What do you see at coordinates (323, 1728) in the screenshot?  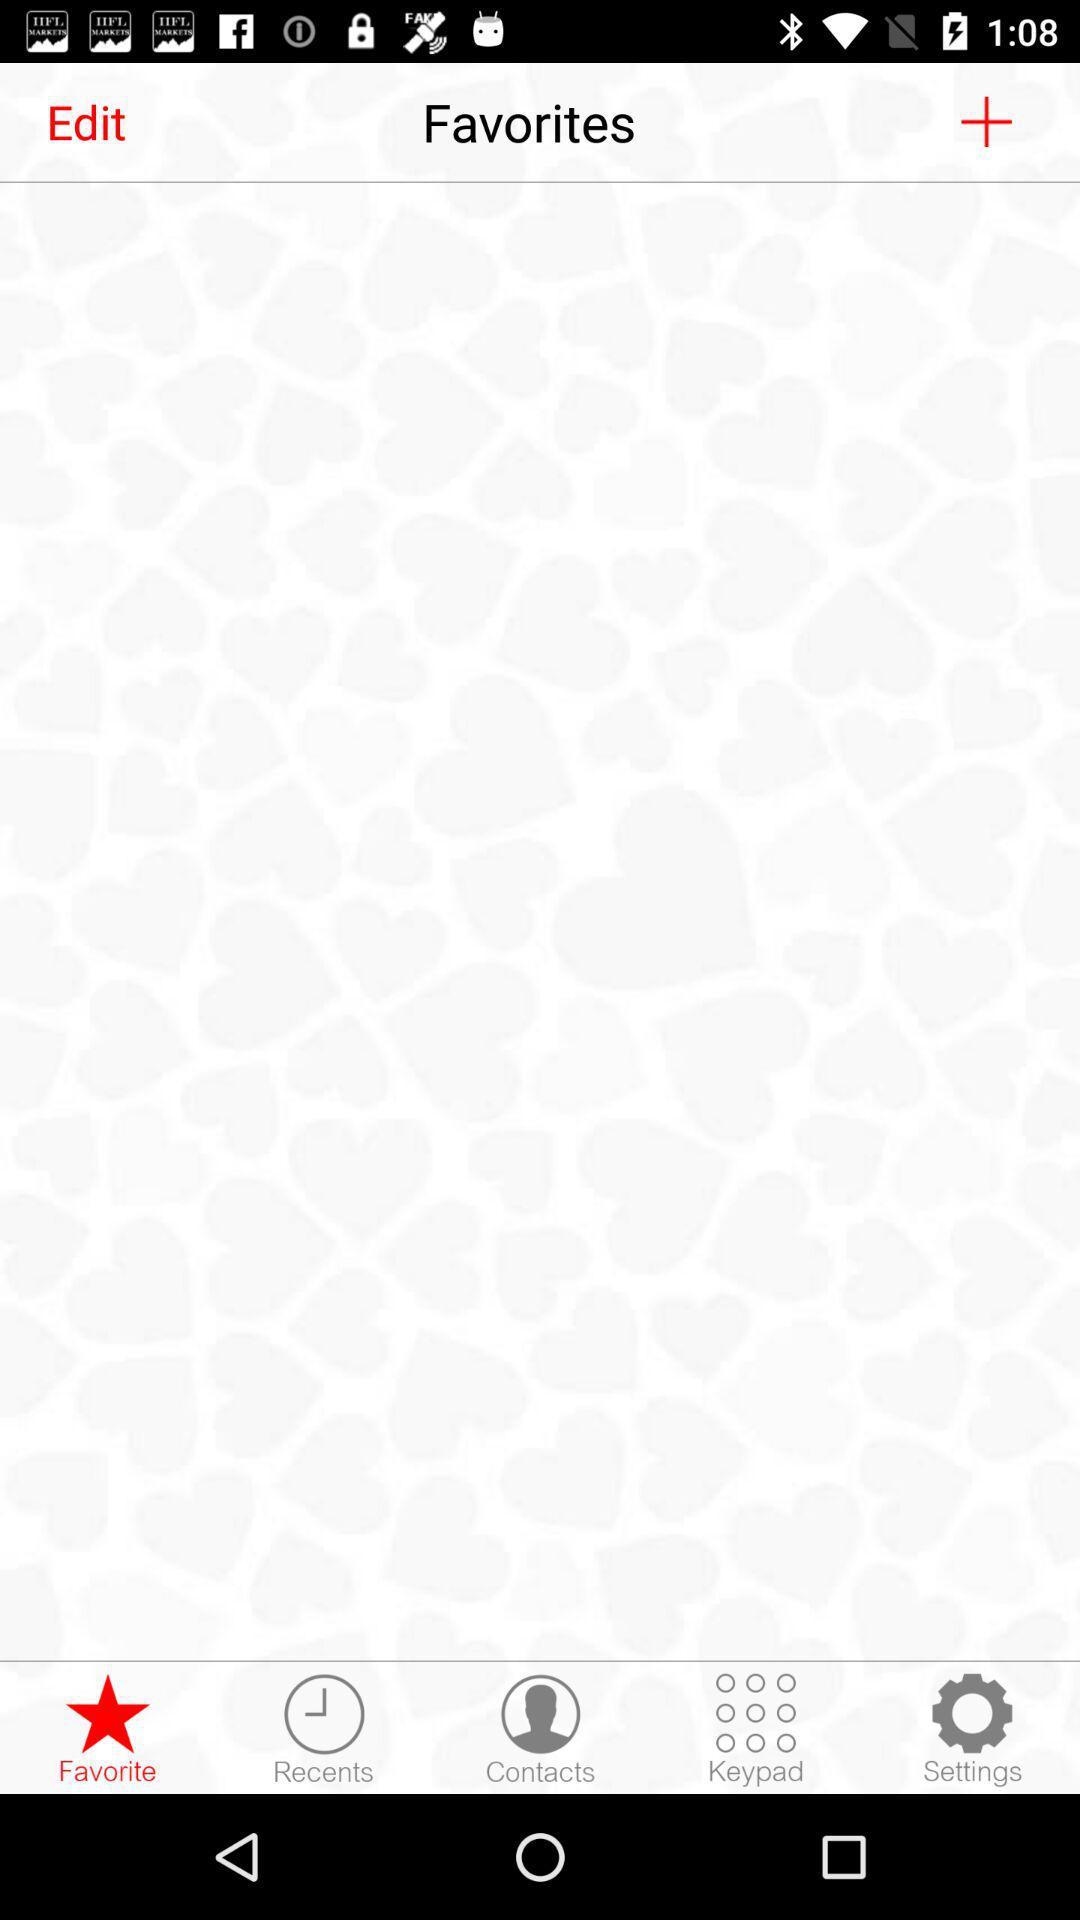 I see `recent items` at bounding box center [323, 1728].